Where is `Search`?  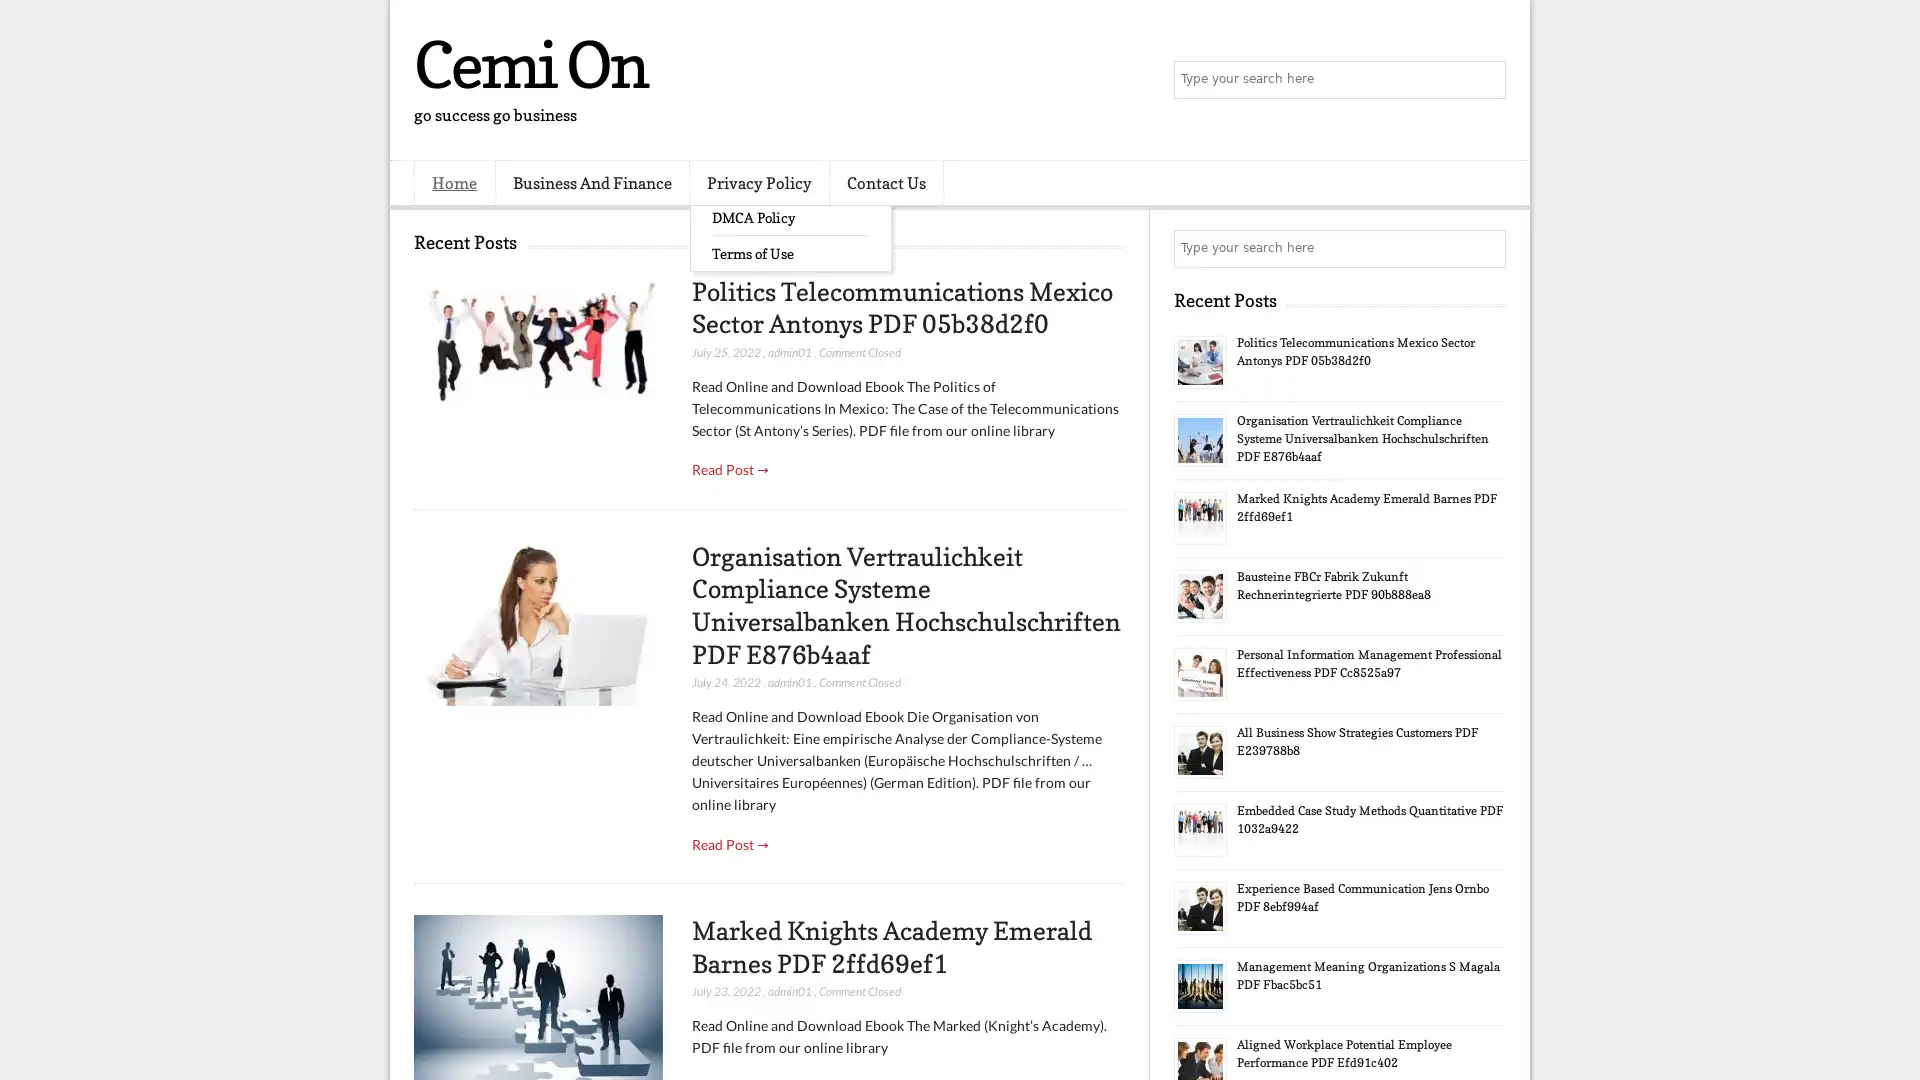
Search is located at coordinates (1485, 248).